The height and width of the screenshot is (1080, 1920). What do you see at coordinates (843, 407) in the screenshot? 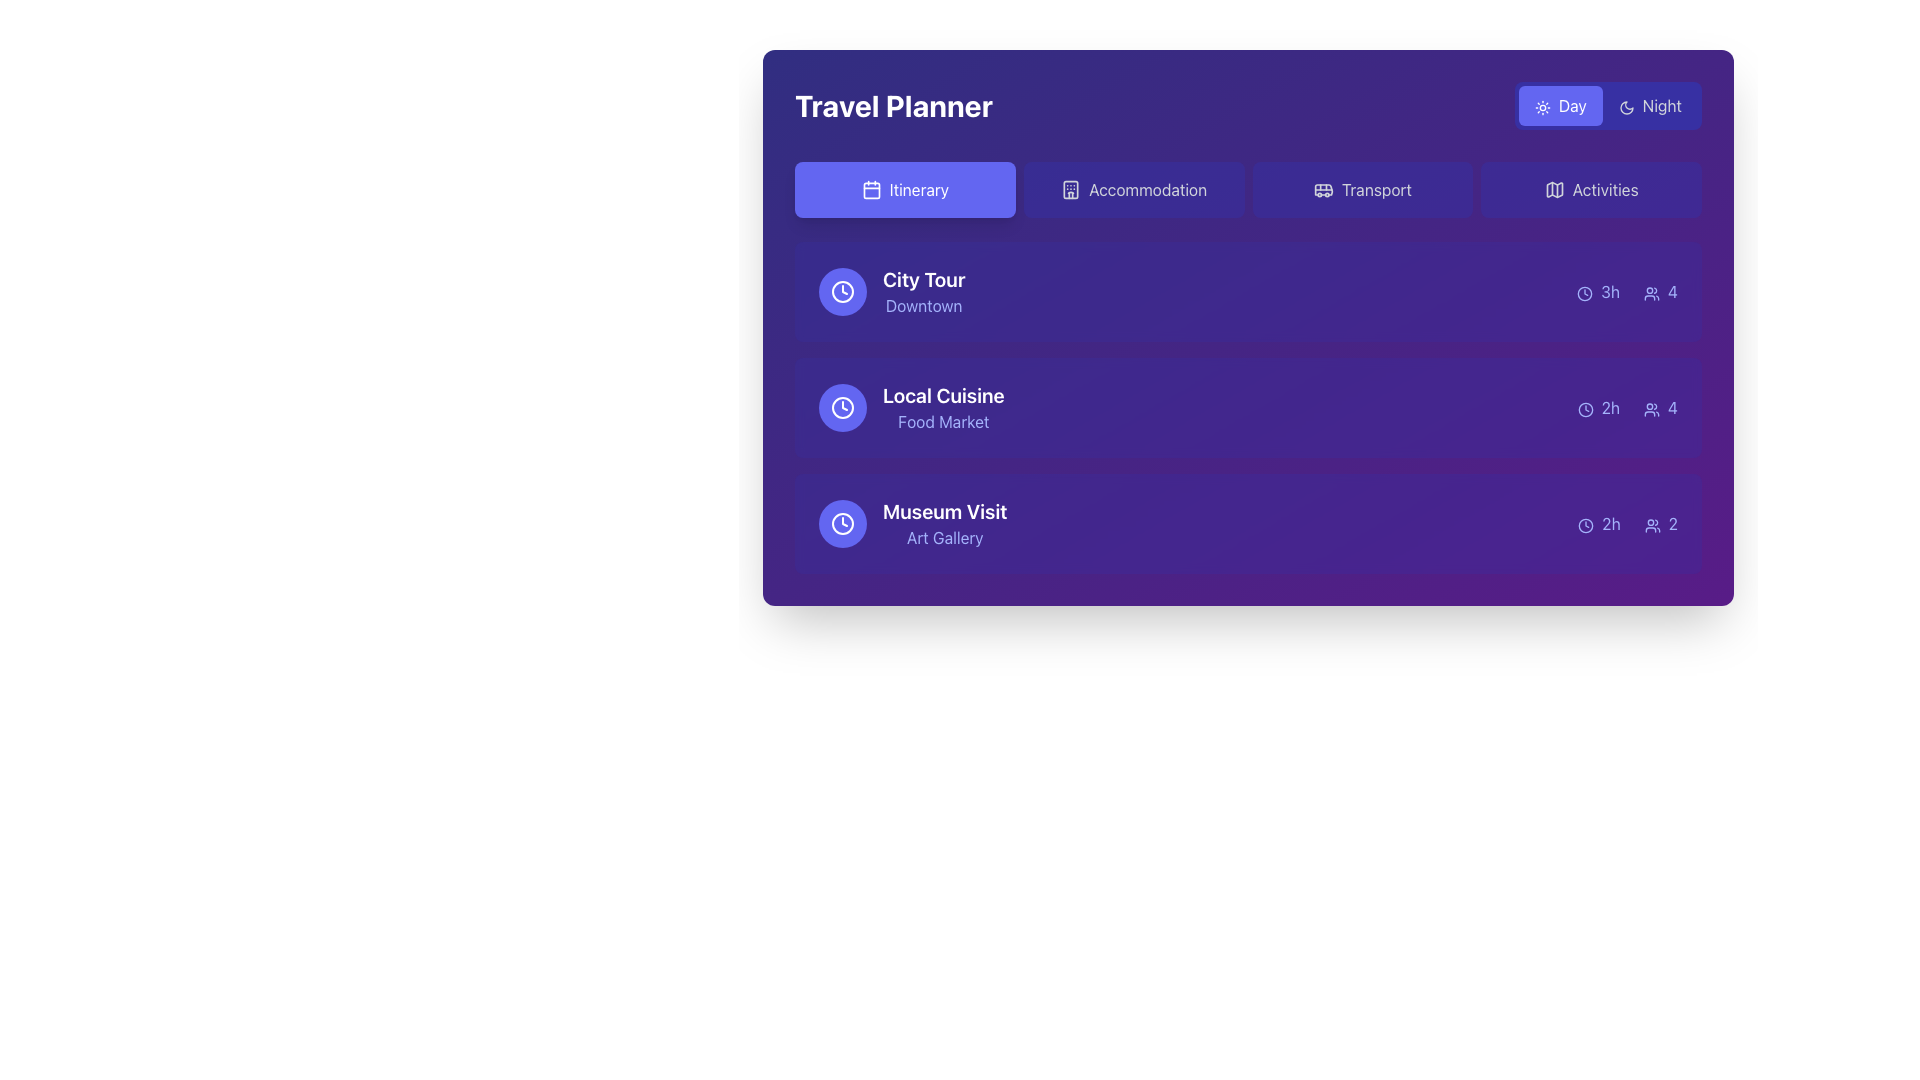
I see `the circular SVG element that represents the clock icon next to the 'Local Cuisine' entry in the 'Travel Planner' application interface` at bounding box center [843, 407].